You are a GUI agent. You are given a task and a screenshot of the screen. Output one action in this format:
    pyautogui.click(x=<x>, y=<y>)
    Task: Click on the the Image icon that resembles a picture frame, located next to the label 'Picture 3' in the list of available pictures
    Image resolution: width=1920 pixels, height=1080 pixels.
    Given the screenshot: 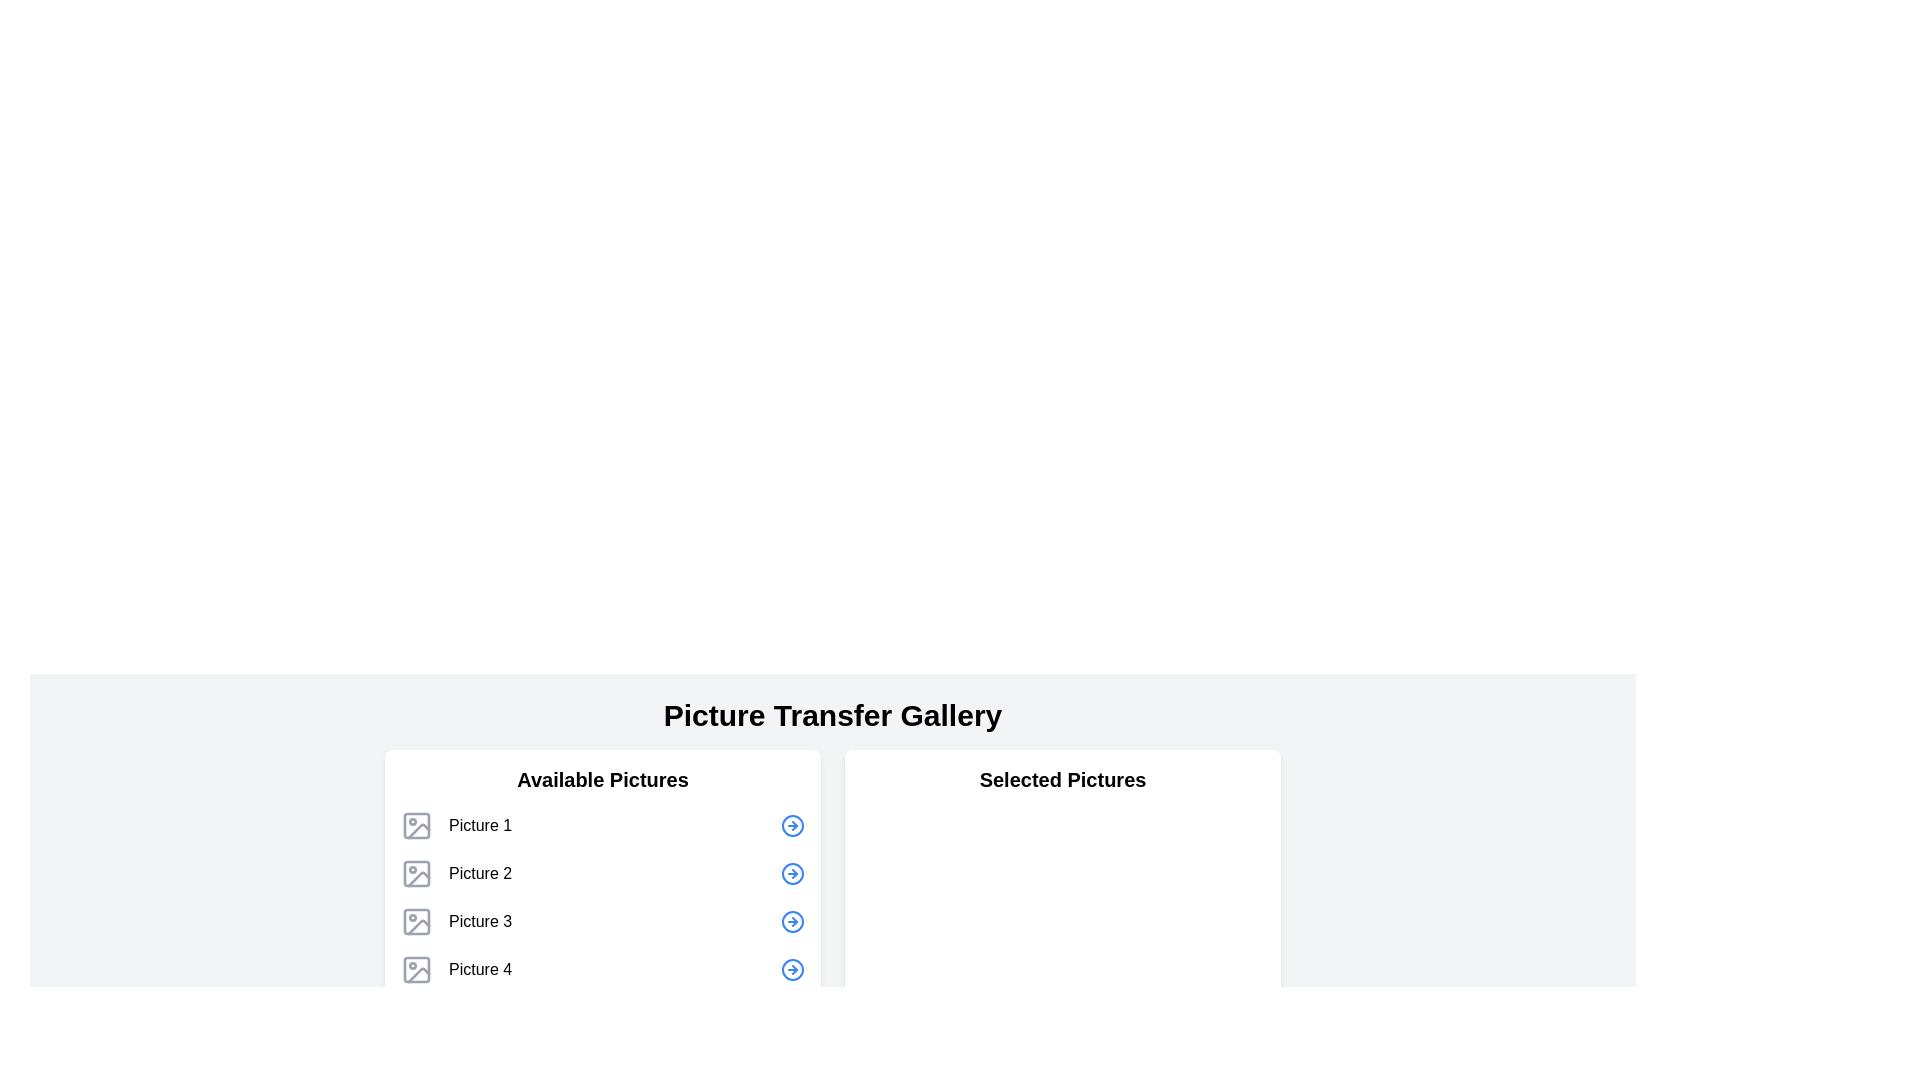 What is the action you would take?
    pyautogui.click(x=416, y=921)
    